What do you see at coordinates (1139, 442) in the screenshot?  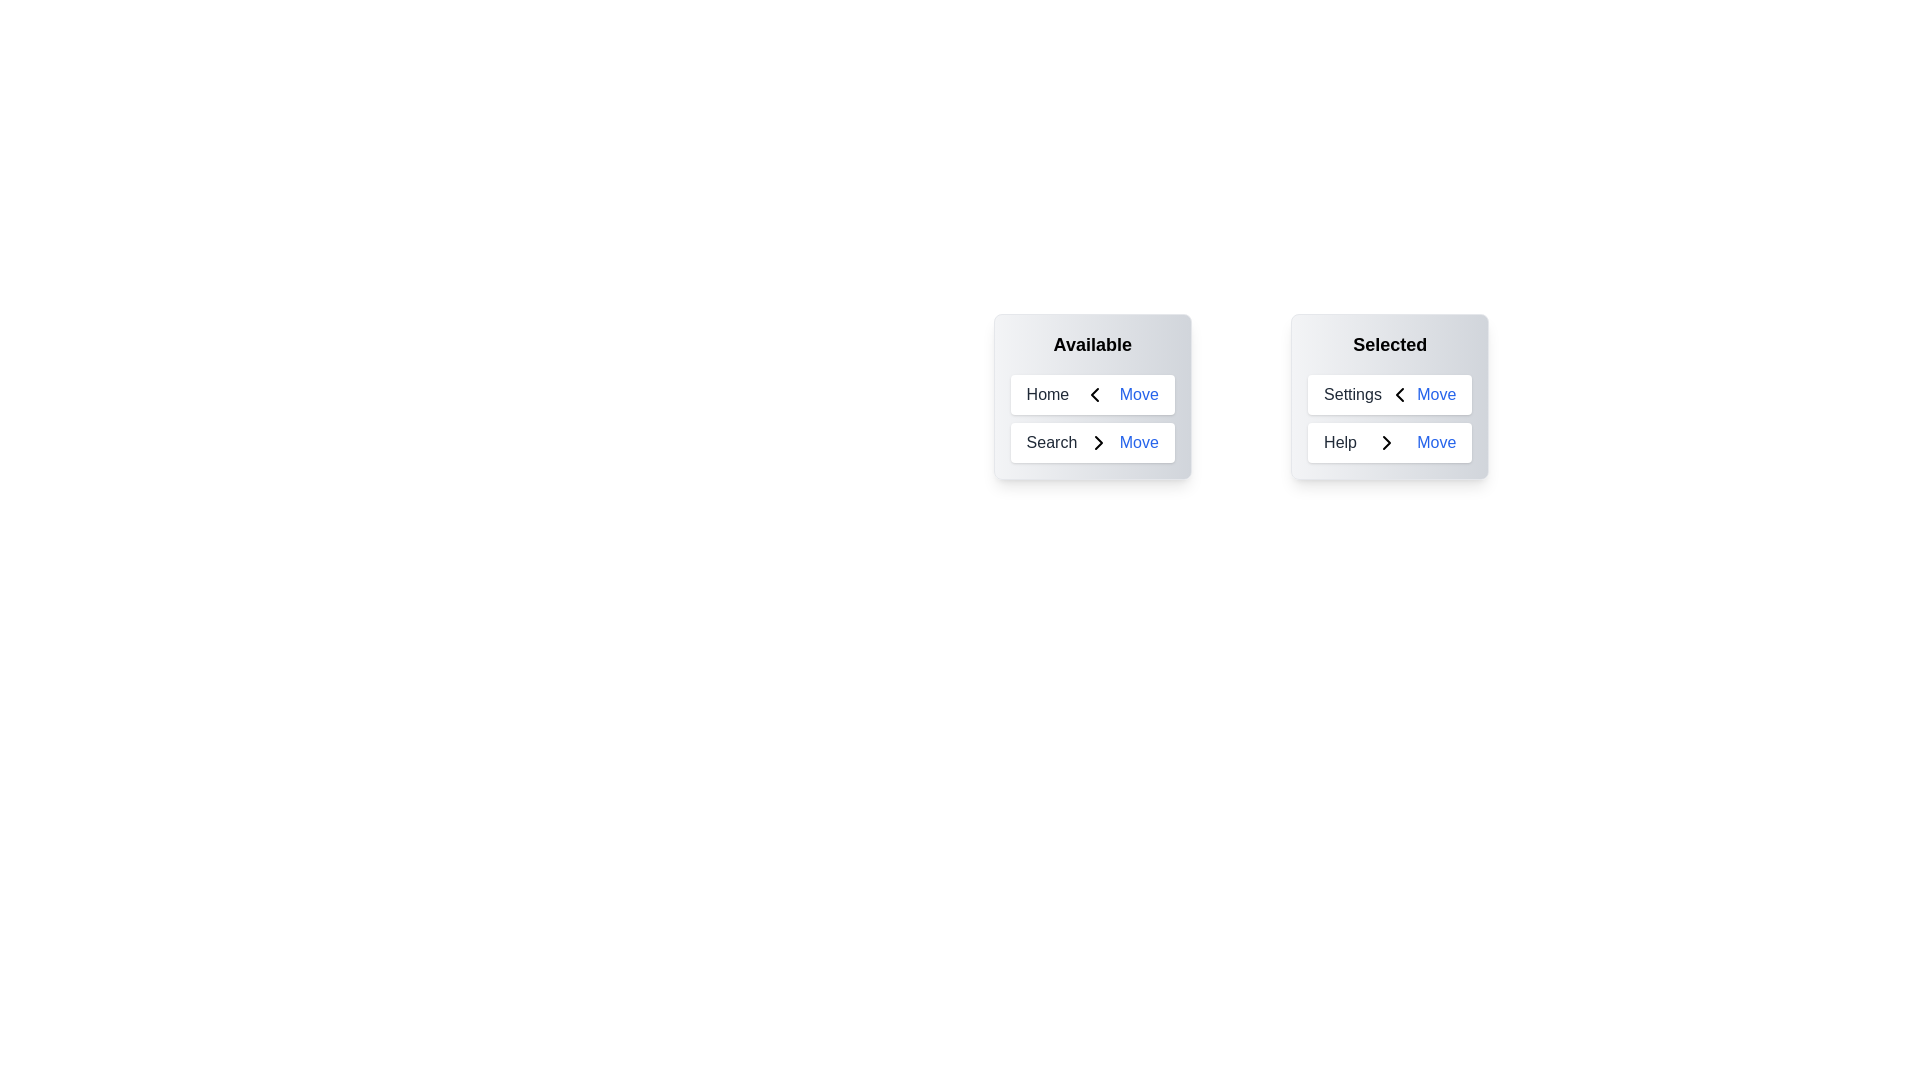 I see `'Move' button next to the item 'Search' in the 'Available' list to transfer it` at bounding box center [1139, 442].